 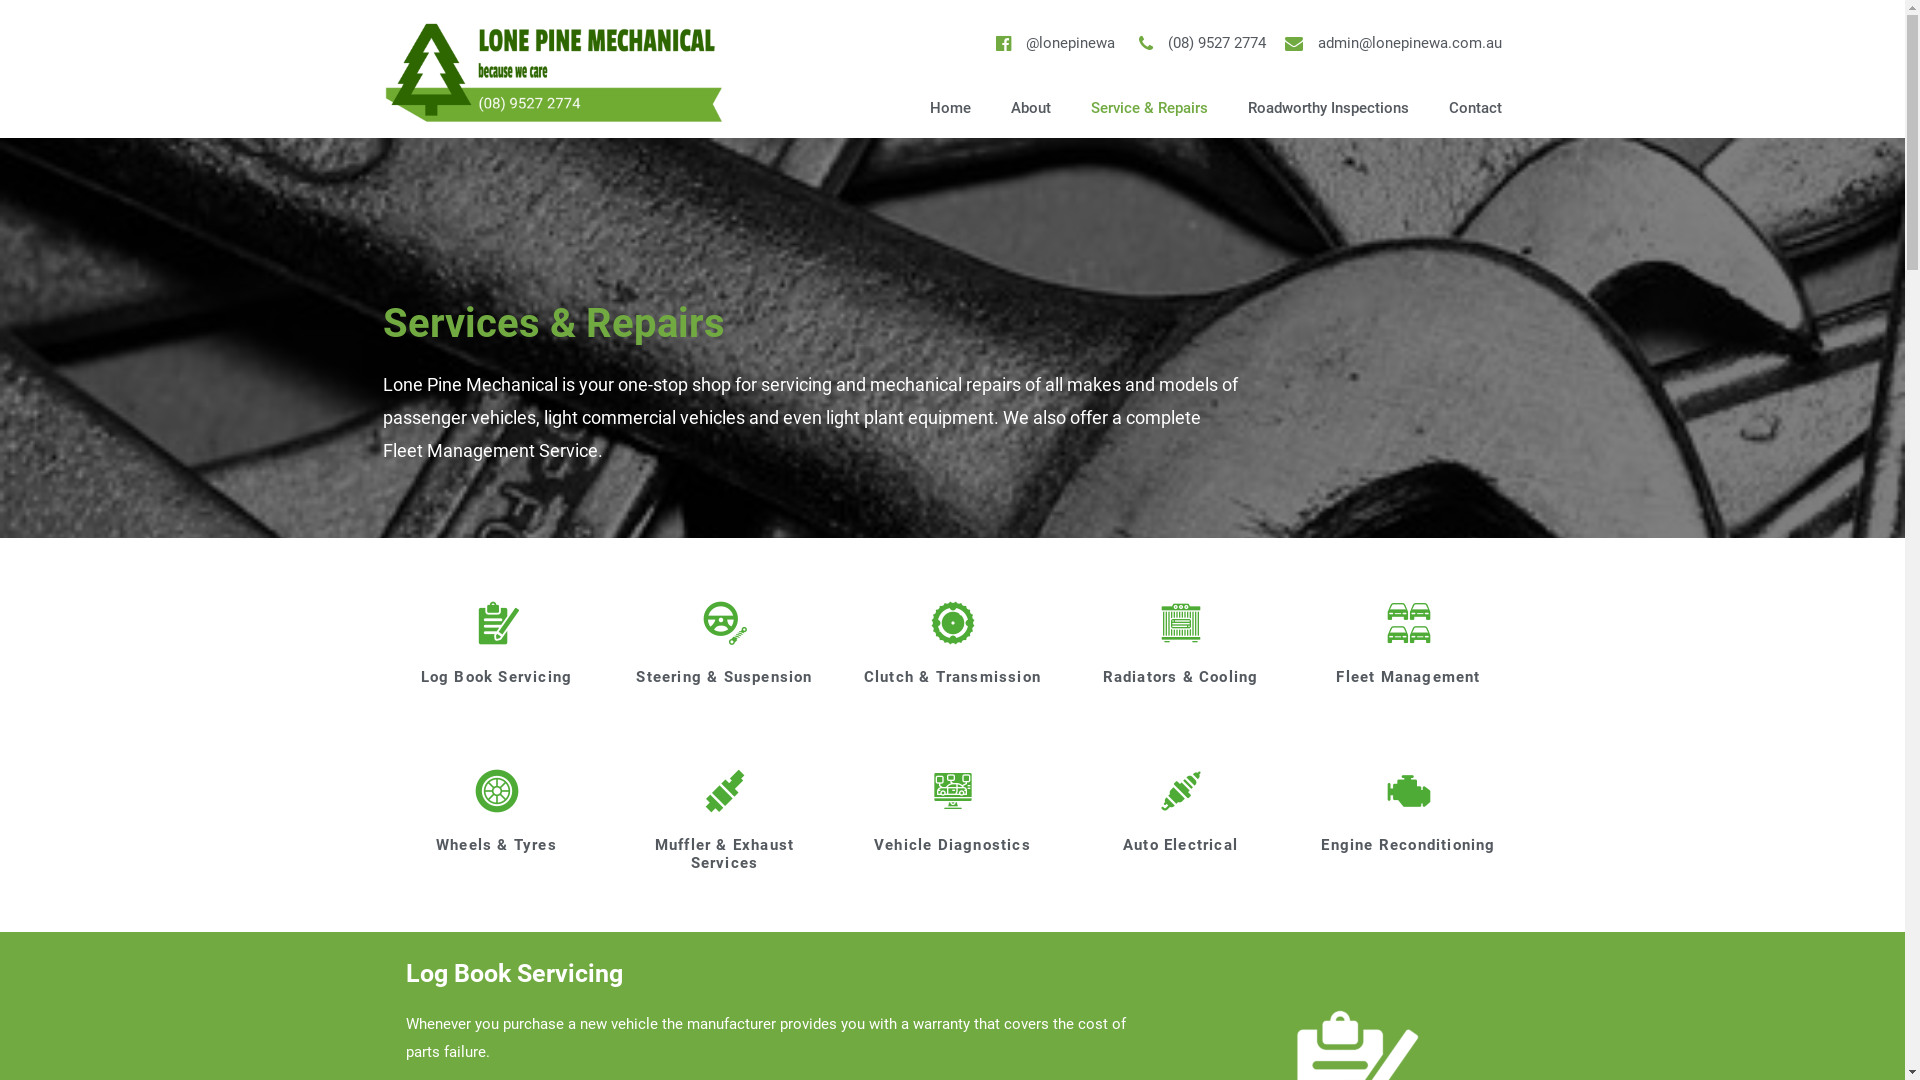 What do you see at coordinates (1406, 844) in the screenshot?
I see `'Engine Reconditioning'` at bounding box center [1406, 844].